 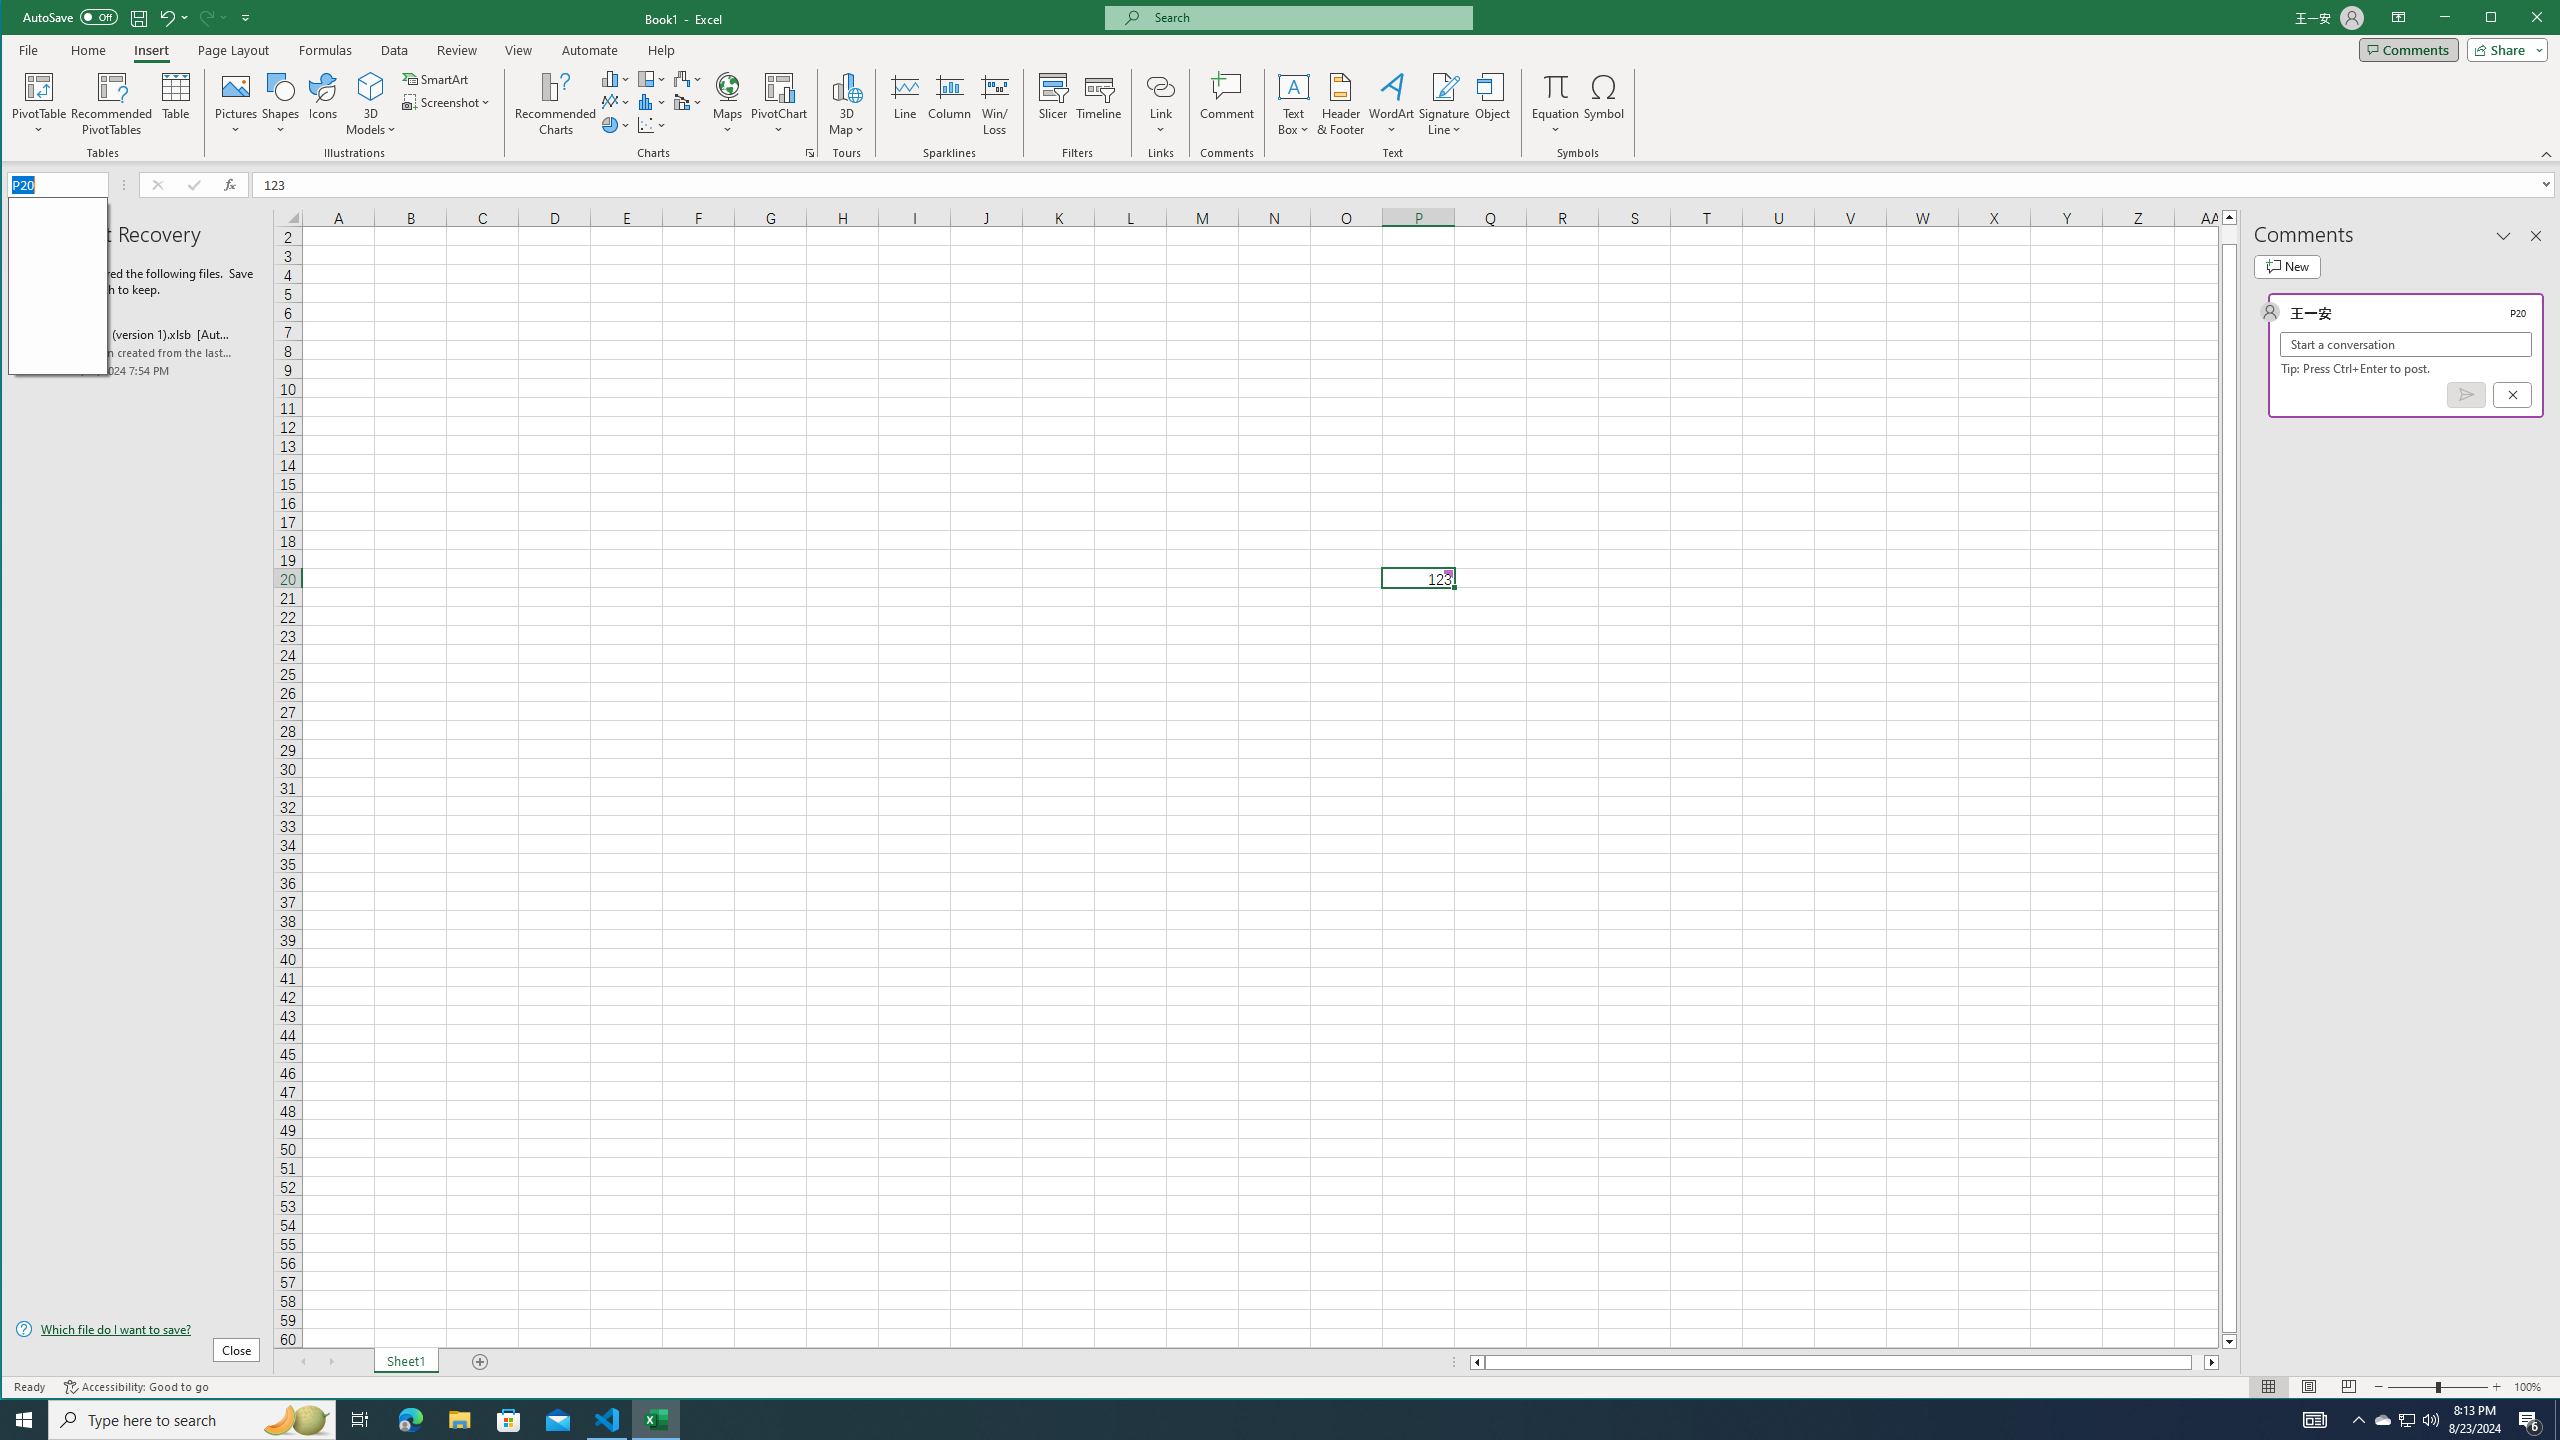 I want to click on 'PivotChart', so click(x=778, y=85).